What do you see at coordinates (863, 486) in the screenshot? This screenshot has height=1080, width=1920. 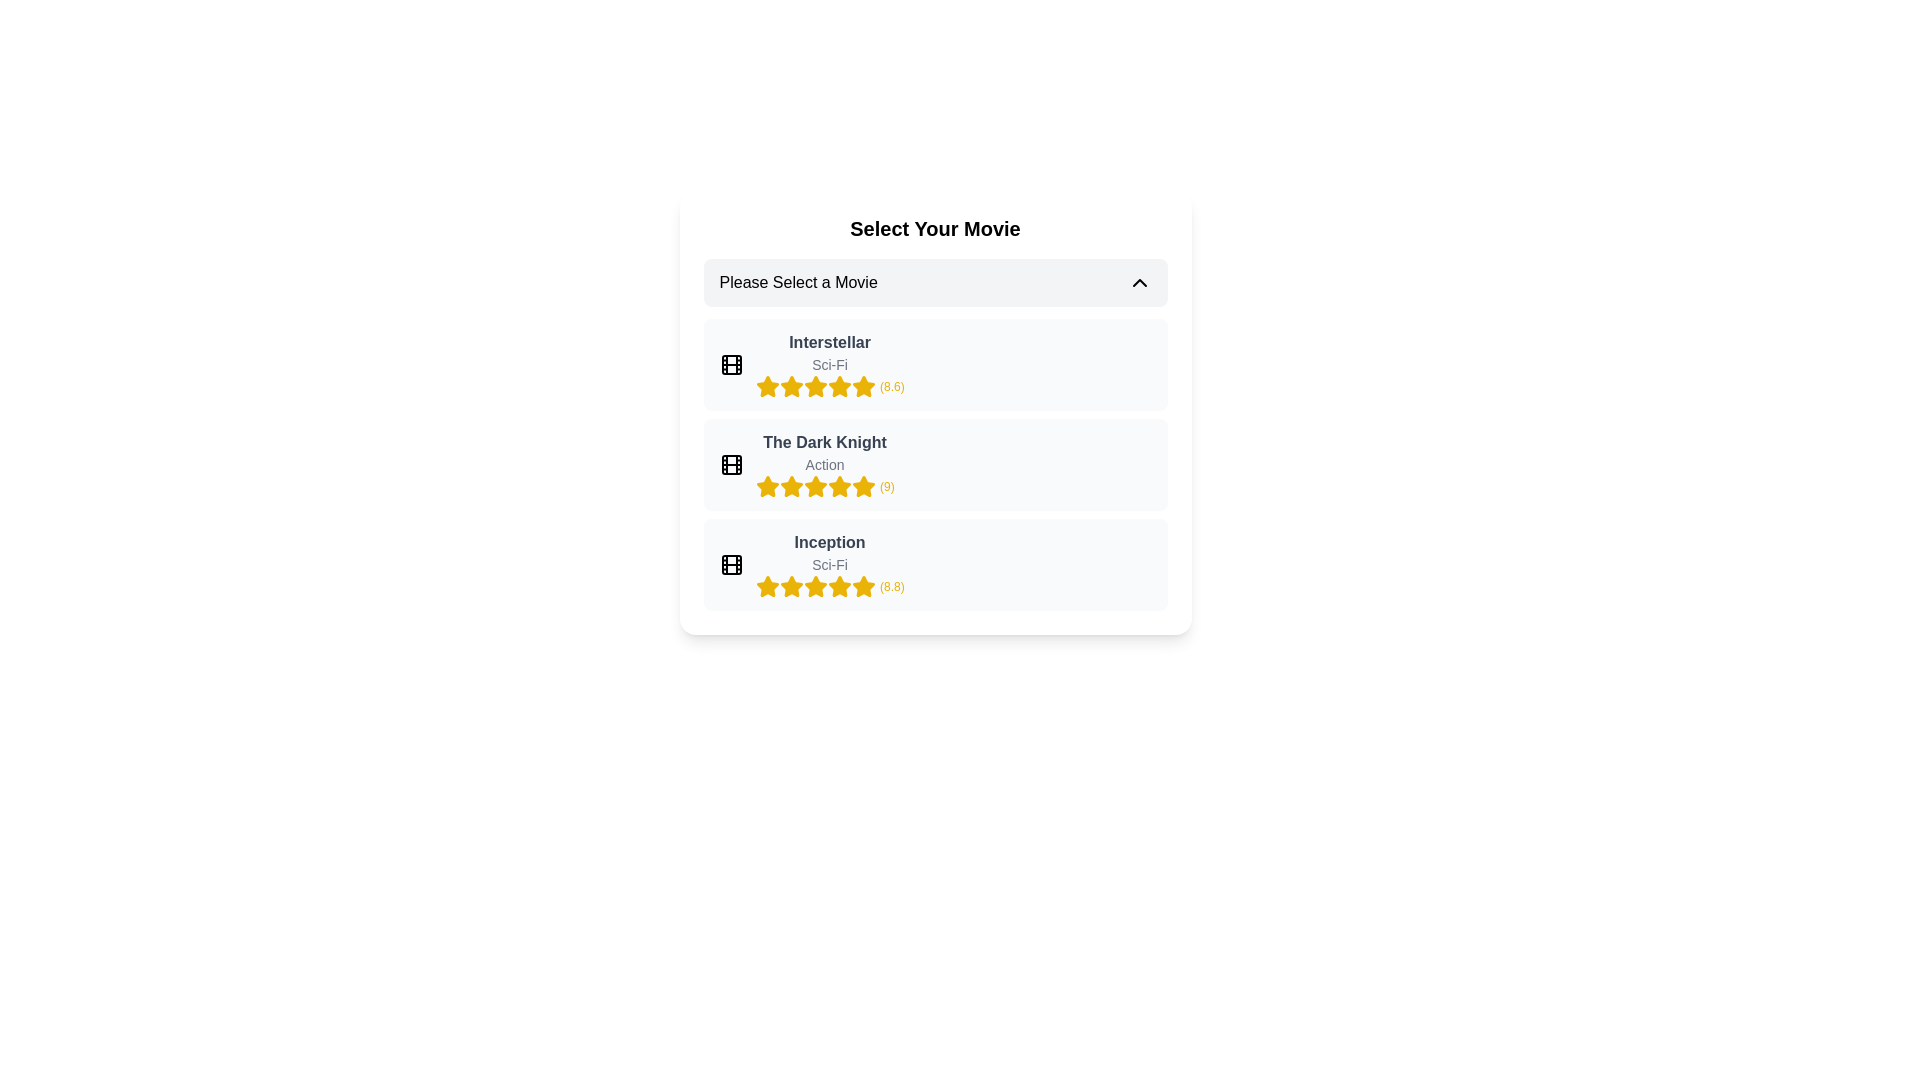 I see `the yellow star icon representing a rating marker for 'The Dark Knight' movie entry, which is the last star in the sequence of five in the third row of the list` at bounding box center [863, 486].